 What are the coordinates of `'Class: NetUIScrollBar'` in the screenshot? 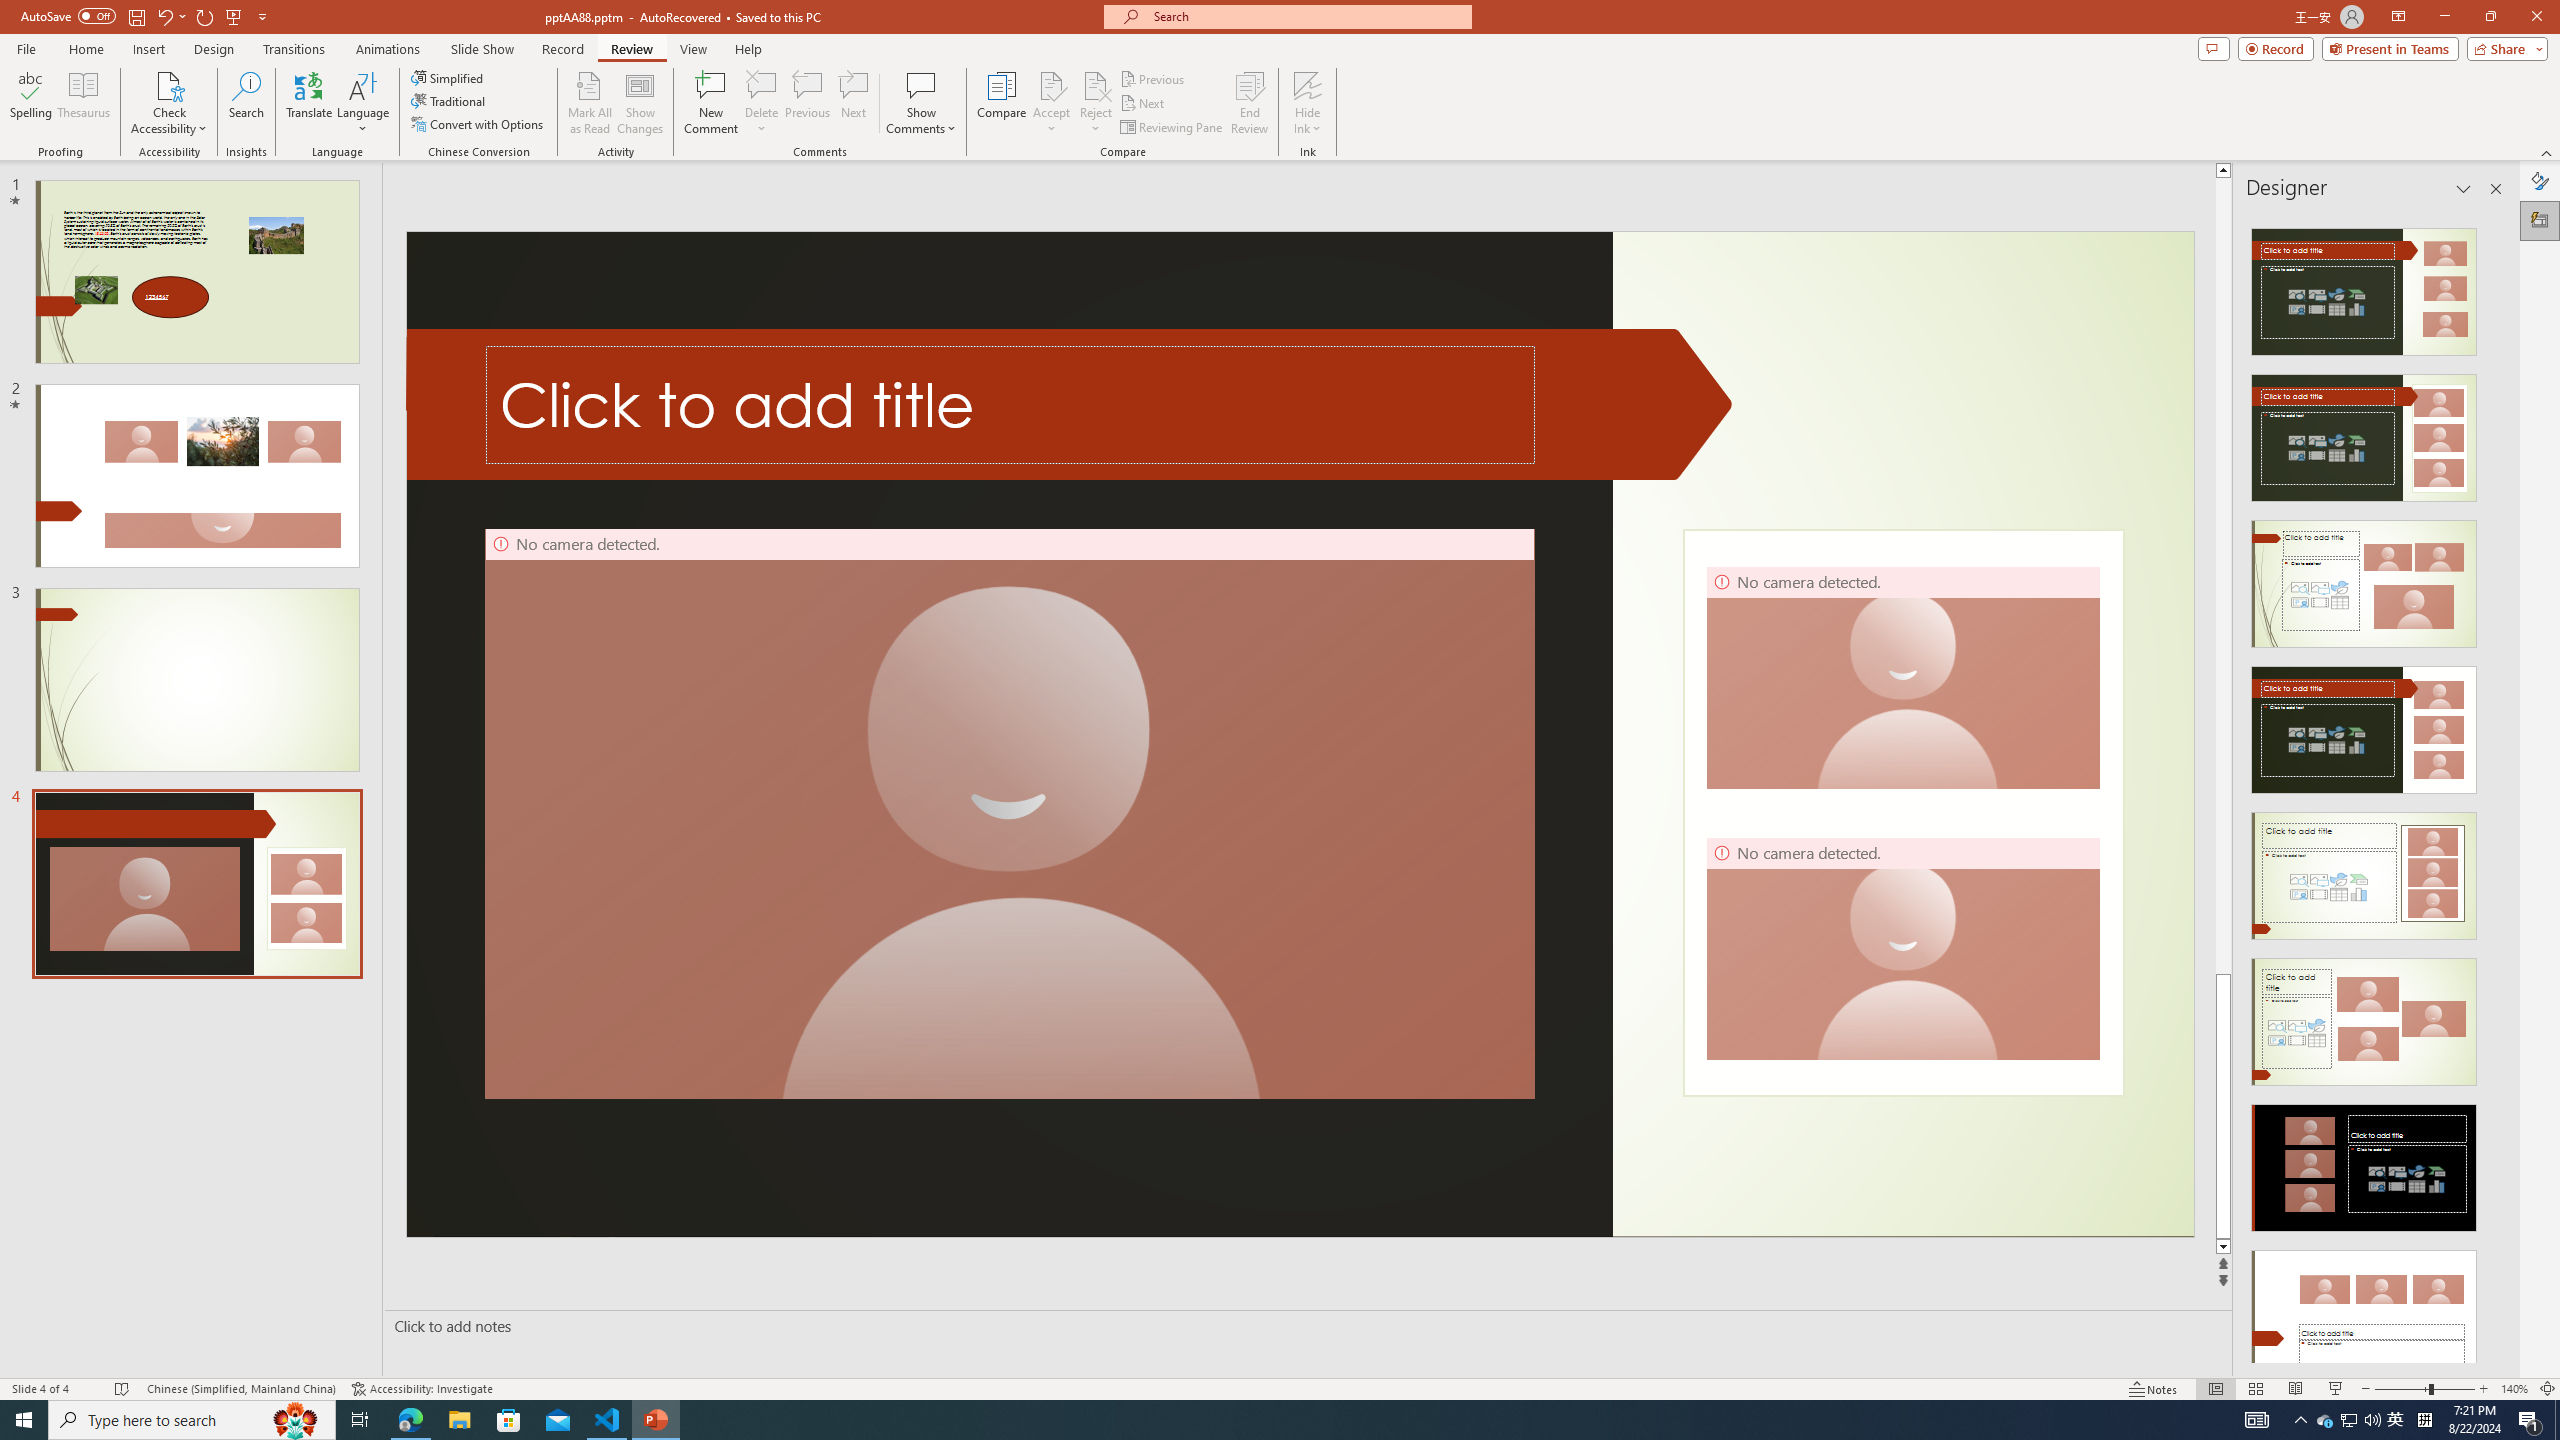 It's located at (2494, 786).